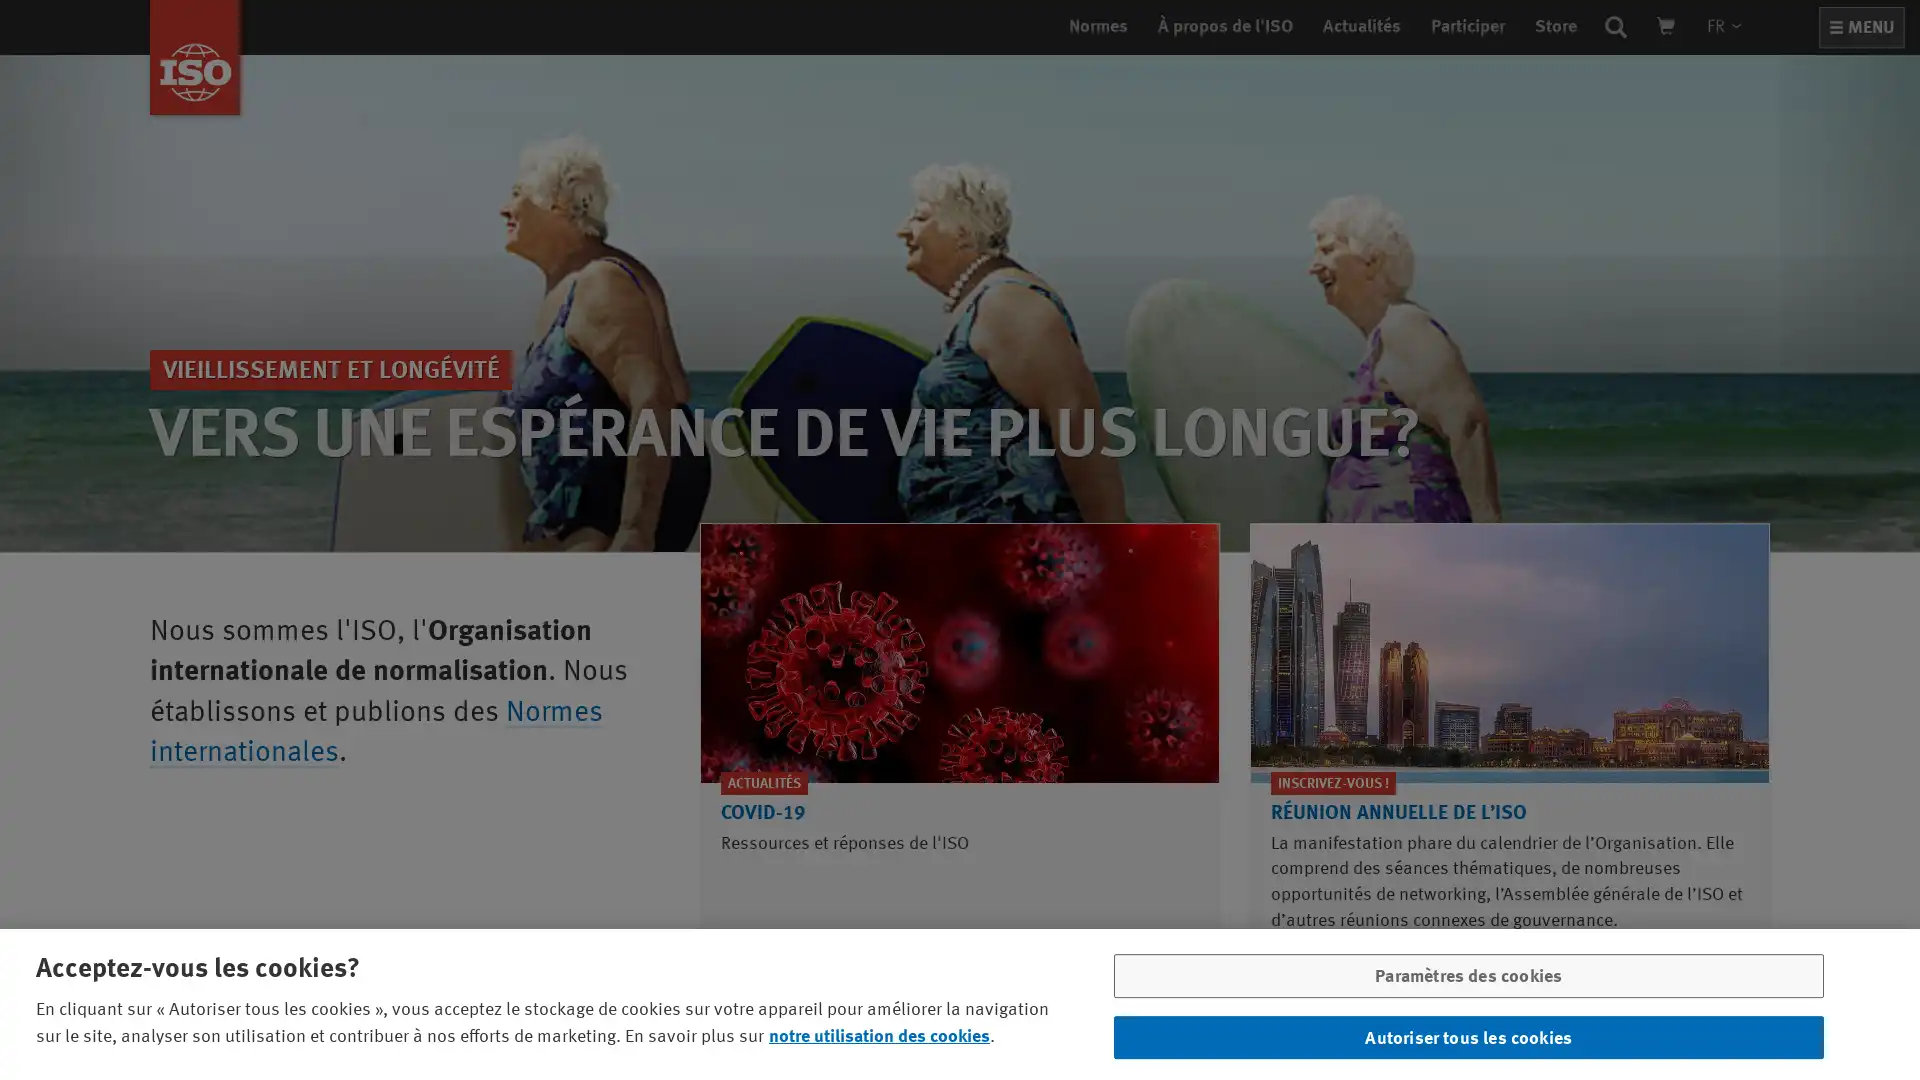 The height and width of the screenshot is (1080, 1920). I want to click on Parametres des cookies, so click(1468, 979).